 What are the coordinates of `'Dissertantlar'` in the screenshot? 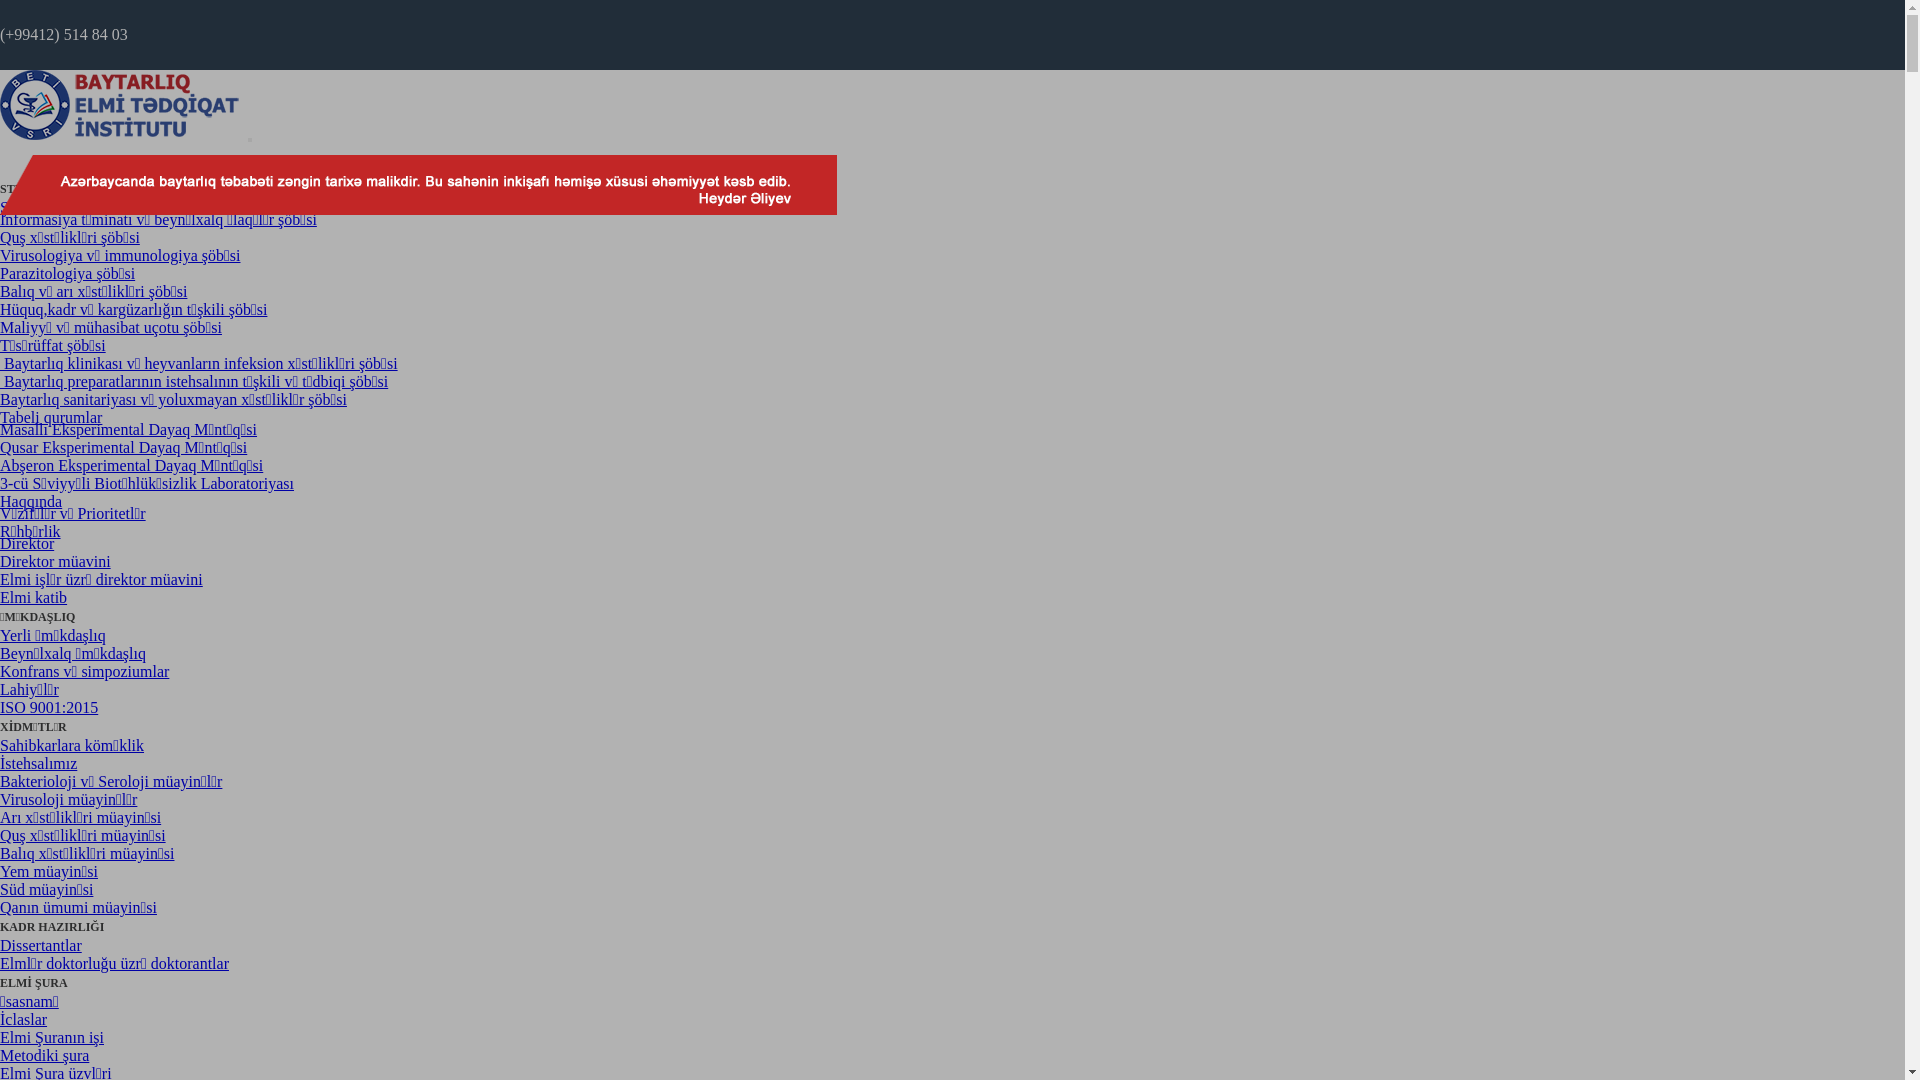 It's located at (41, 945).